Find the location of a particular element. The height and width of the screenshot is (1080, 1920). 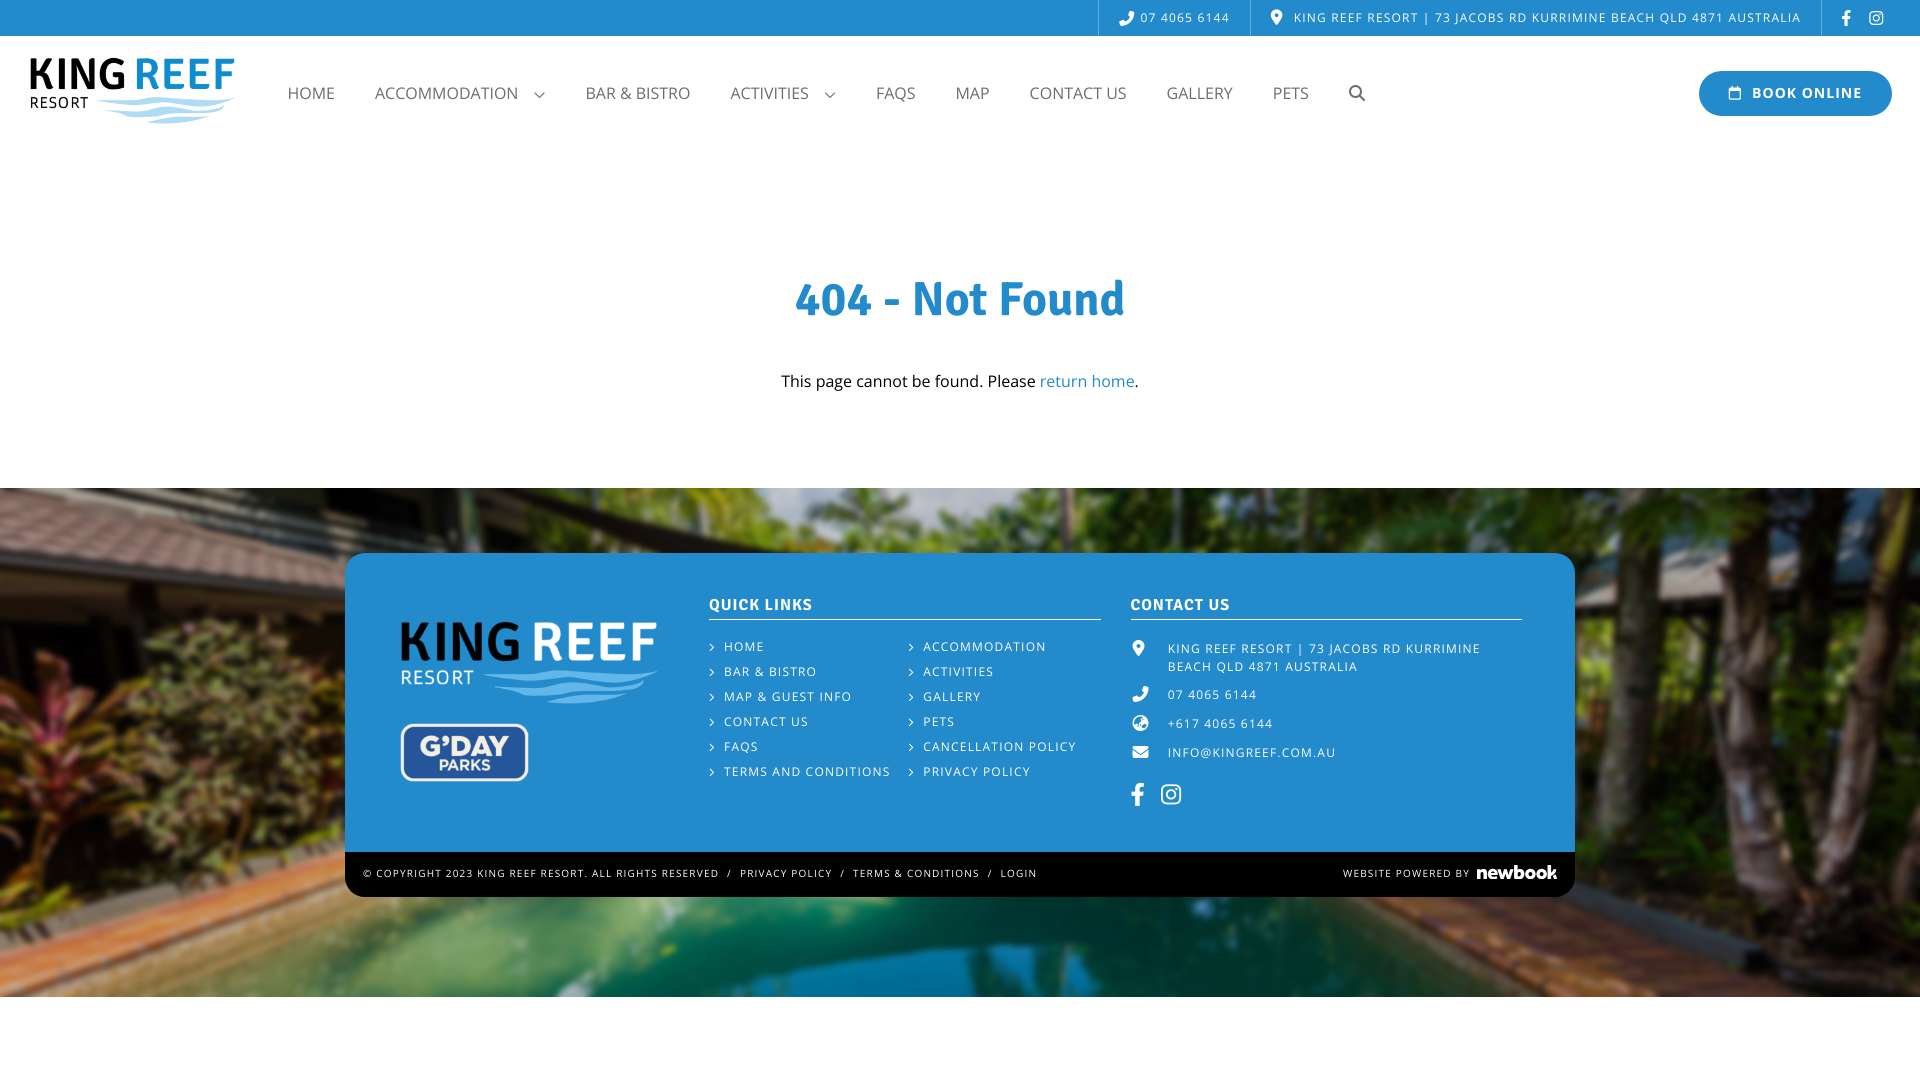

'BAR & BISTRO' is located at coordinates (636, 92).